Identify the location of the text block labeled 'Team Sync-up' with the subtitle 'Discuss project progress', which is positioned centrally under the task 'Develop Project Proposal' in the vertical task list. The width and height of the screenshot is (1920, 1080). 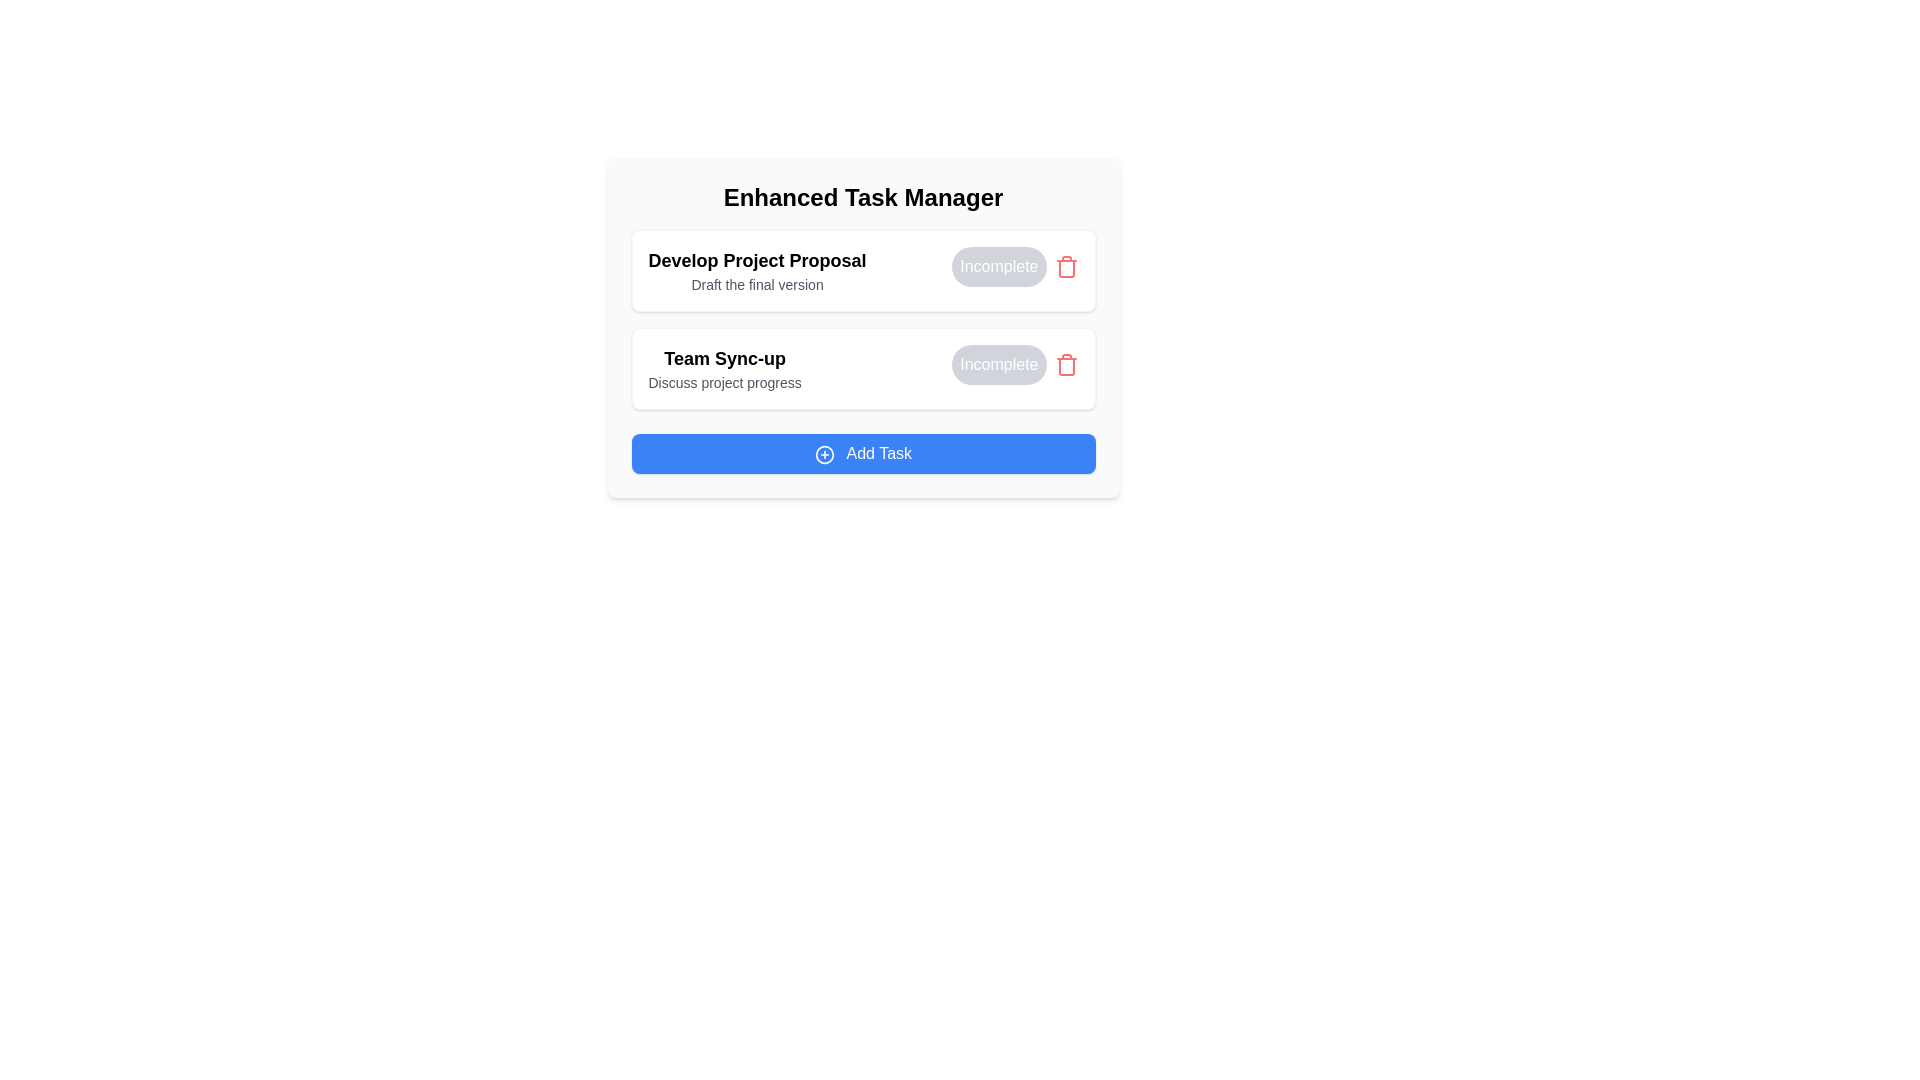
(724, 369).